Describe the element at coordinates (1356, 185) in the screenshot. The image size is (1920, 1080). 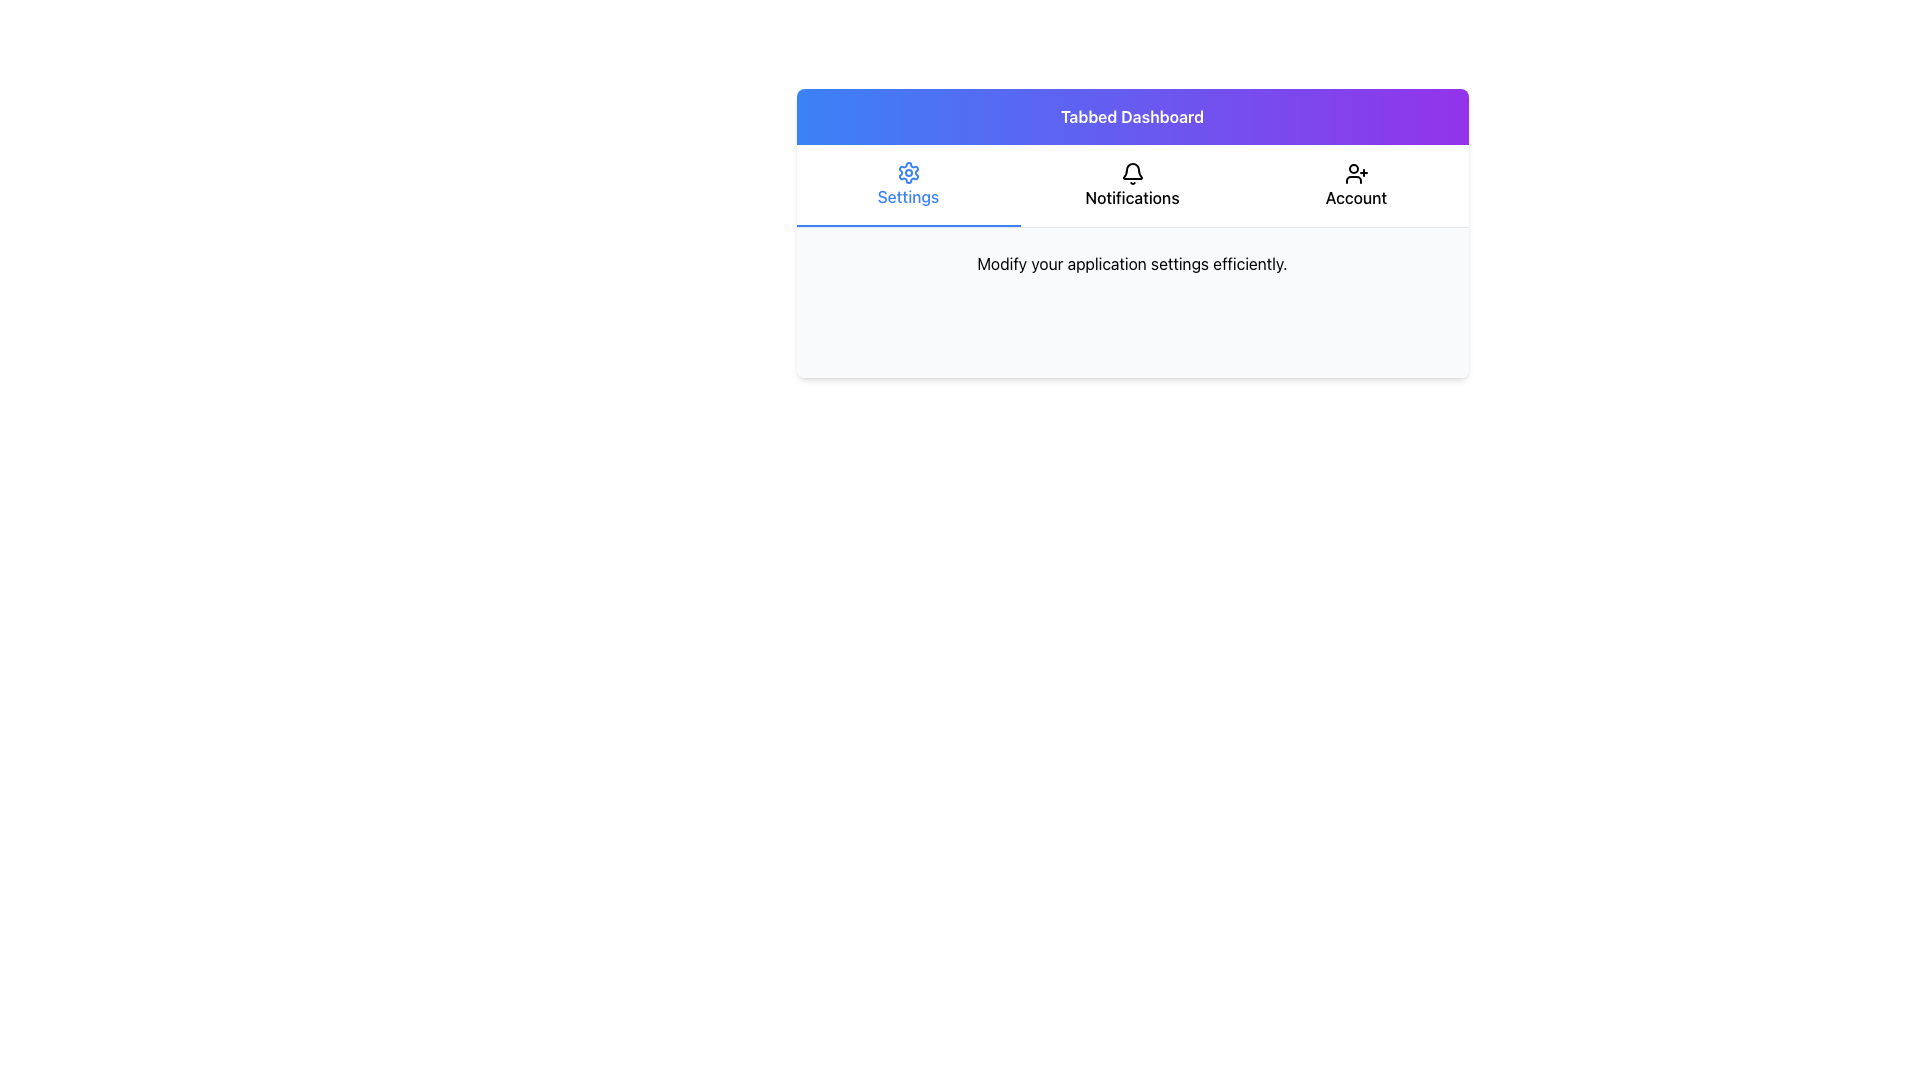
I see `the 'Account' Navigation Button, which features a user icon with a plus sign and is located in the third section of the tabbed navigation bar` at that location.